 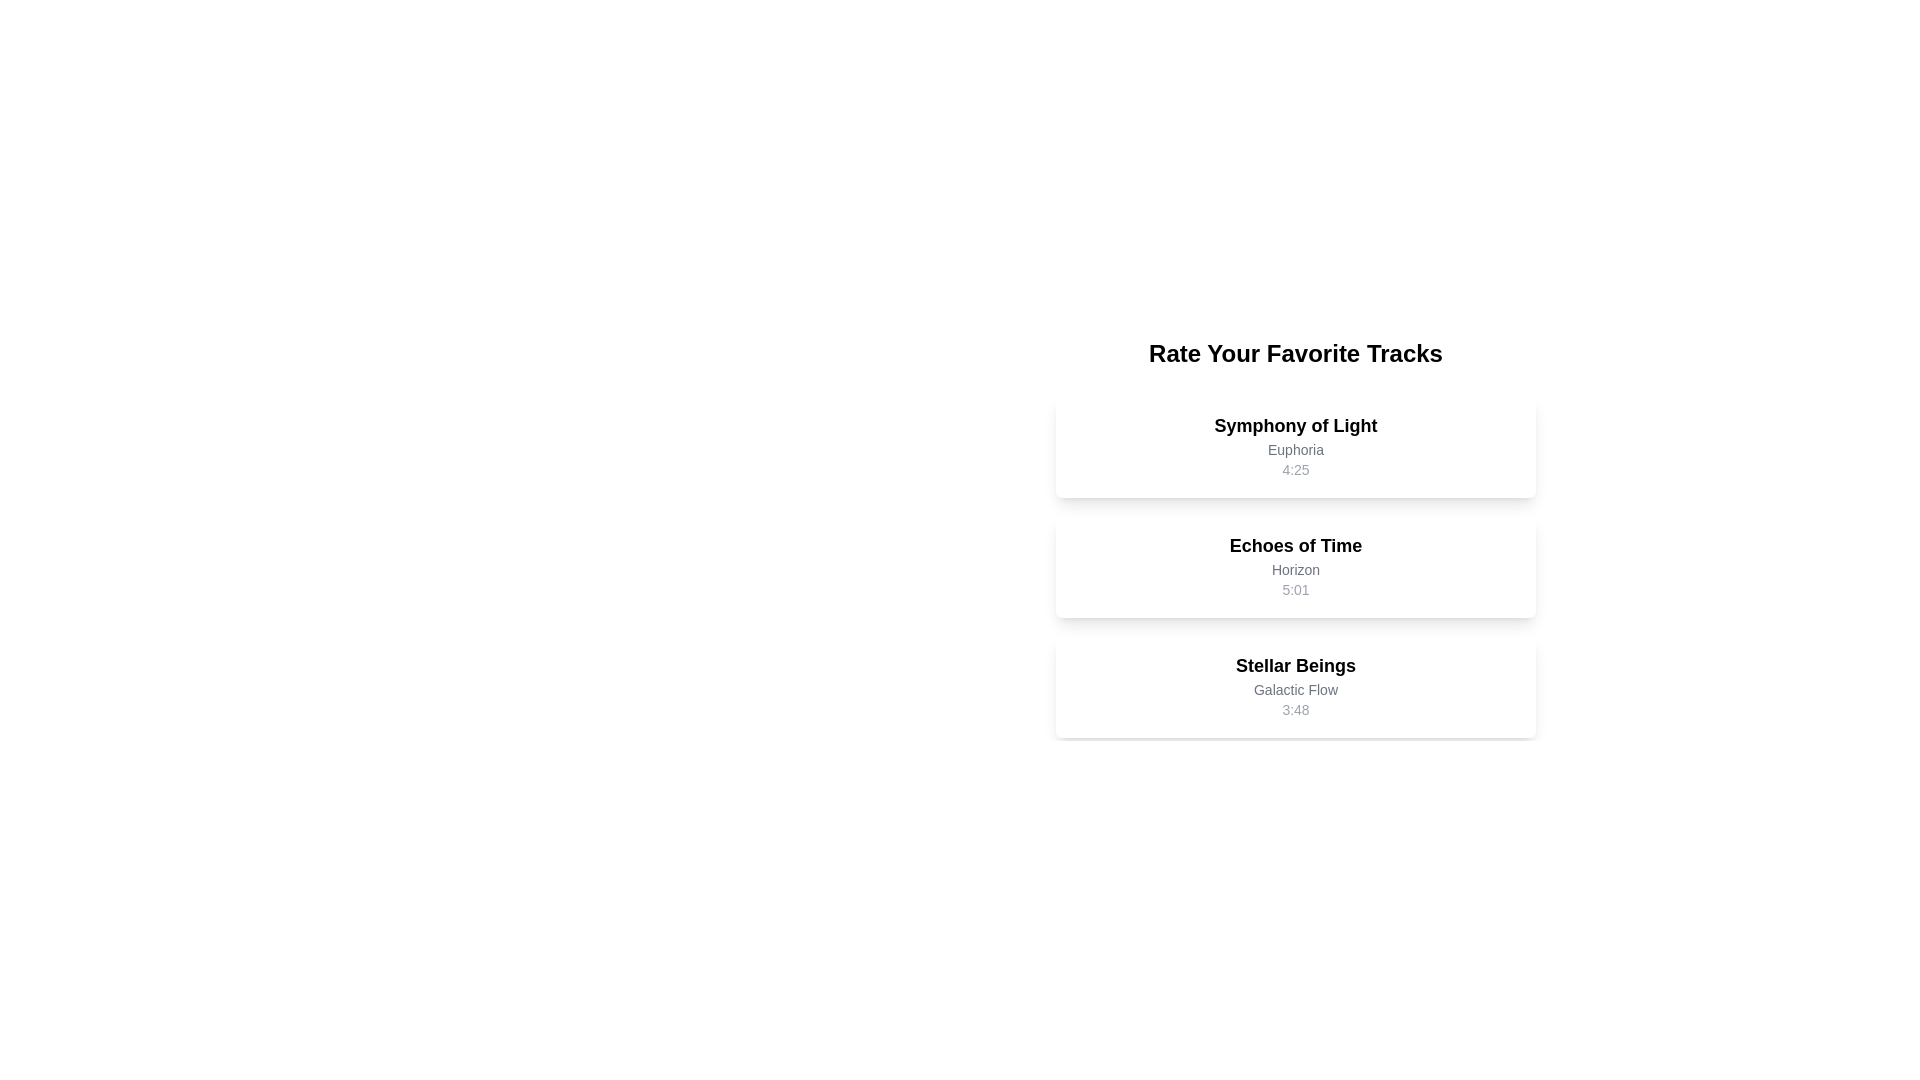 What do you see at coordinates (1296, 470) in the screenshot?
I see `the text element displaying '4:25' which is part of the song 'Symphony of Light' and located below the subtitle 'Euphoria'` at bounding box center [1296, 470].